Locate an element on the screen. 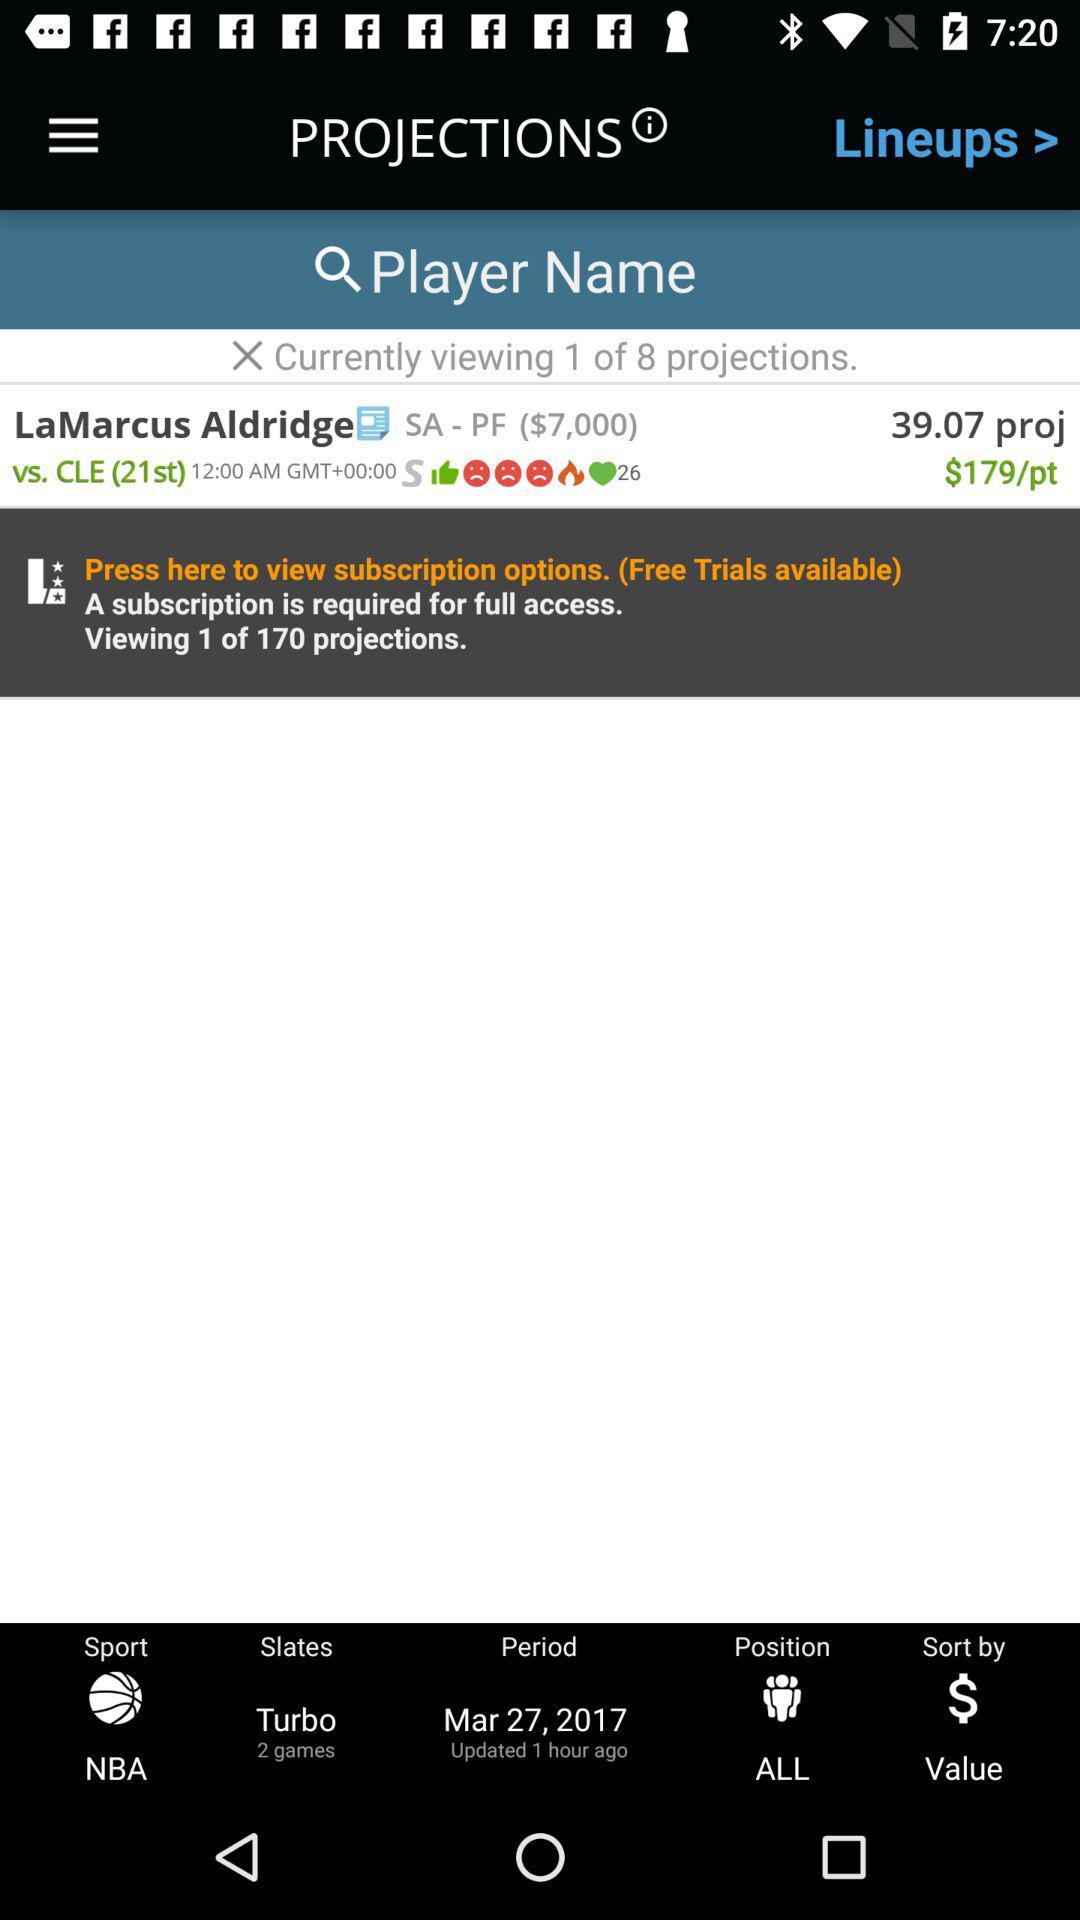 This screenshot has width=1080, height=1920. nba with its logo is located at coordinates (115, 1729).